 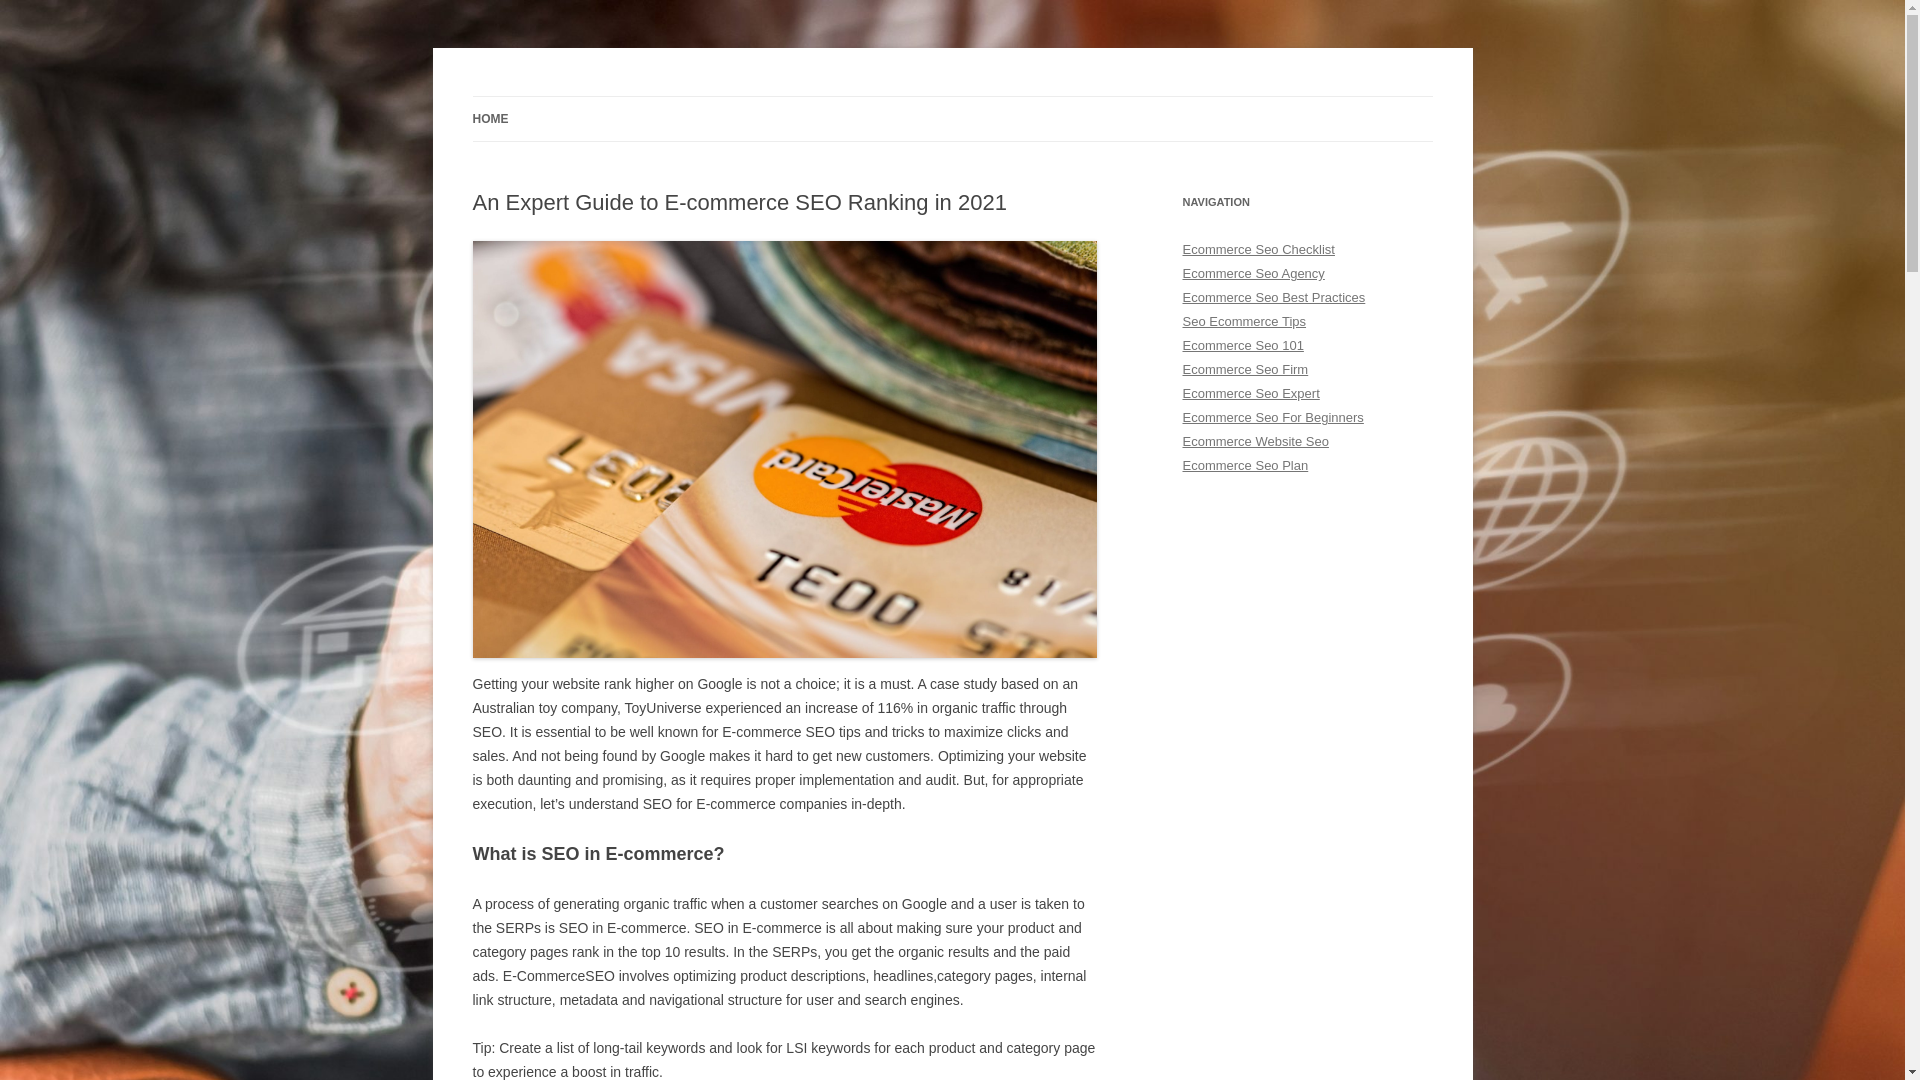 What do you see at coordinates (1181, 465) in the screenshot?
I see `'Ecommerce Seo Plan'` at bounding box center [1181, 465].